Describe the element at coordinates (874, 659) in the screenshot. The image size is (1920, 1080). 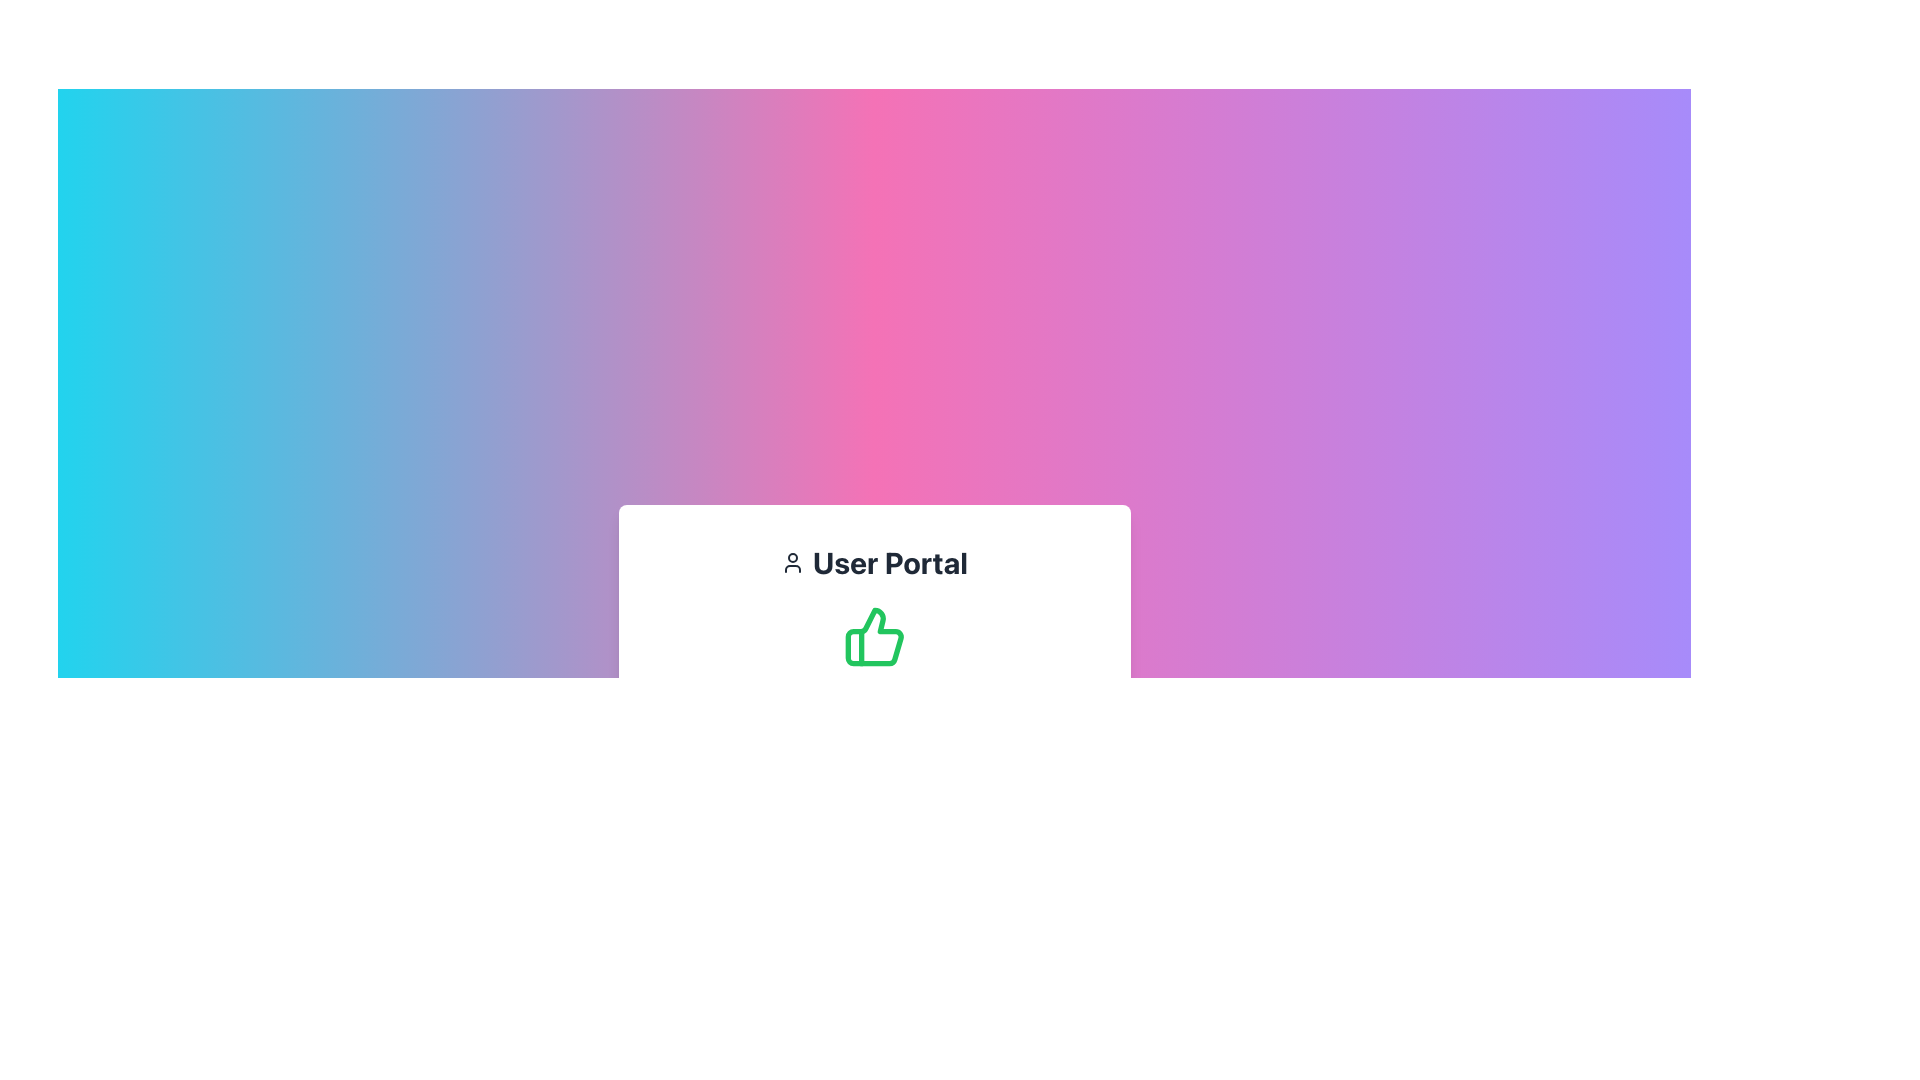
I see `the green thumbs-up icon located centrally within a white rounded rectangle card, which is the focal point of the 'User Portal' section` at that location.